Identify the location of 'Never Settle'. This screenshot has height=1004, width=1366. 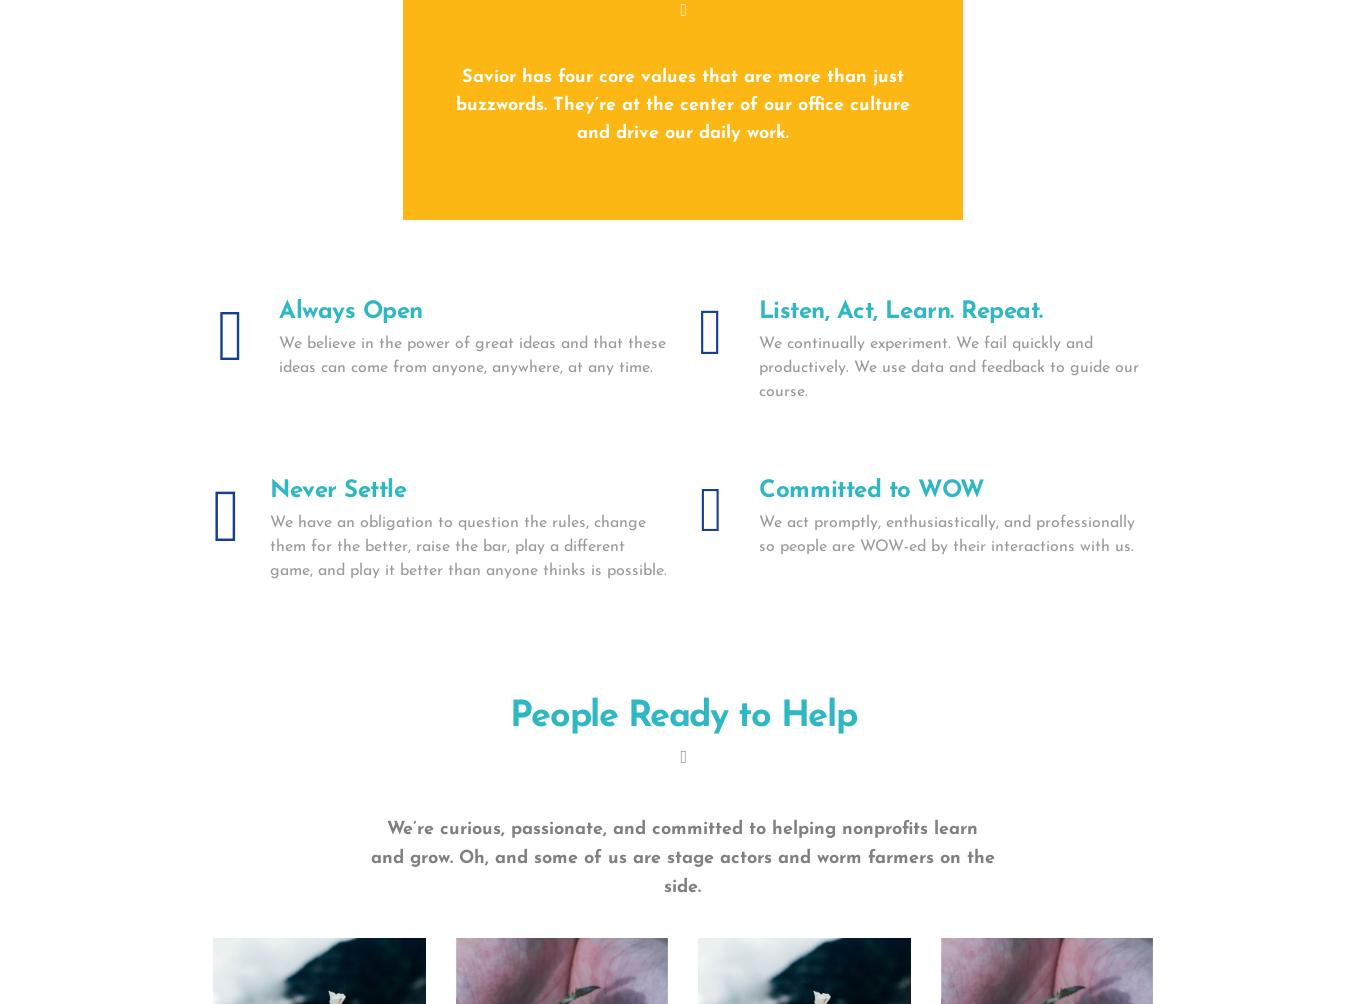
(337, 489).